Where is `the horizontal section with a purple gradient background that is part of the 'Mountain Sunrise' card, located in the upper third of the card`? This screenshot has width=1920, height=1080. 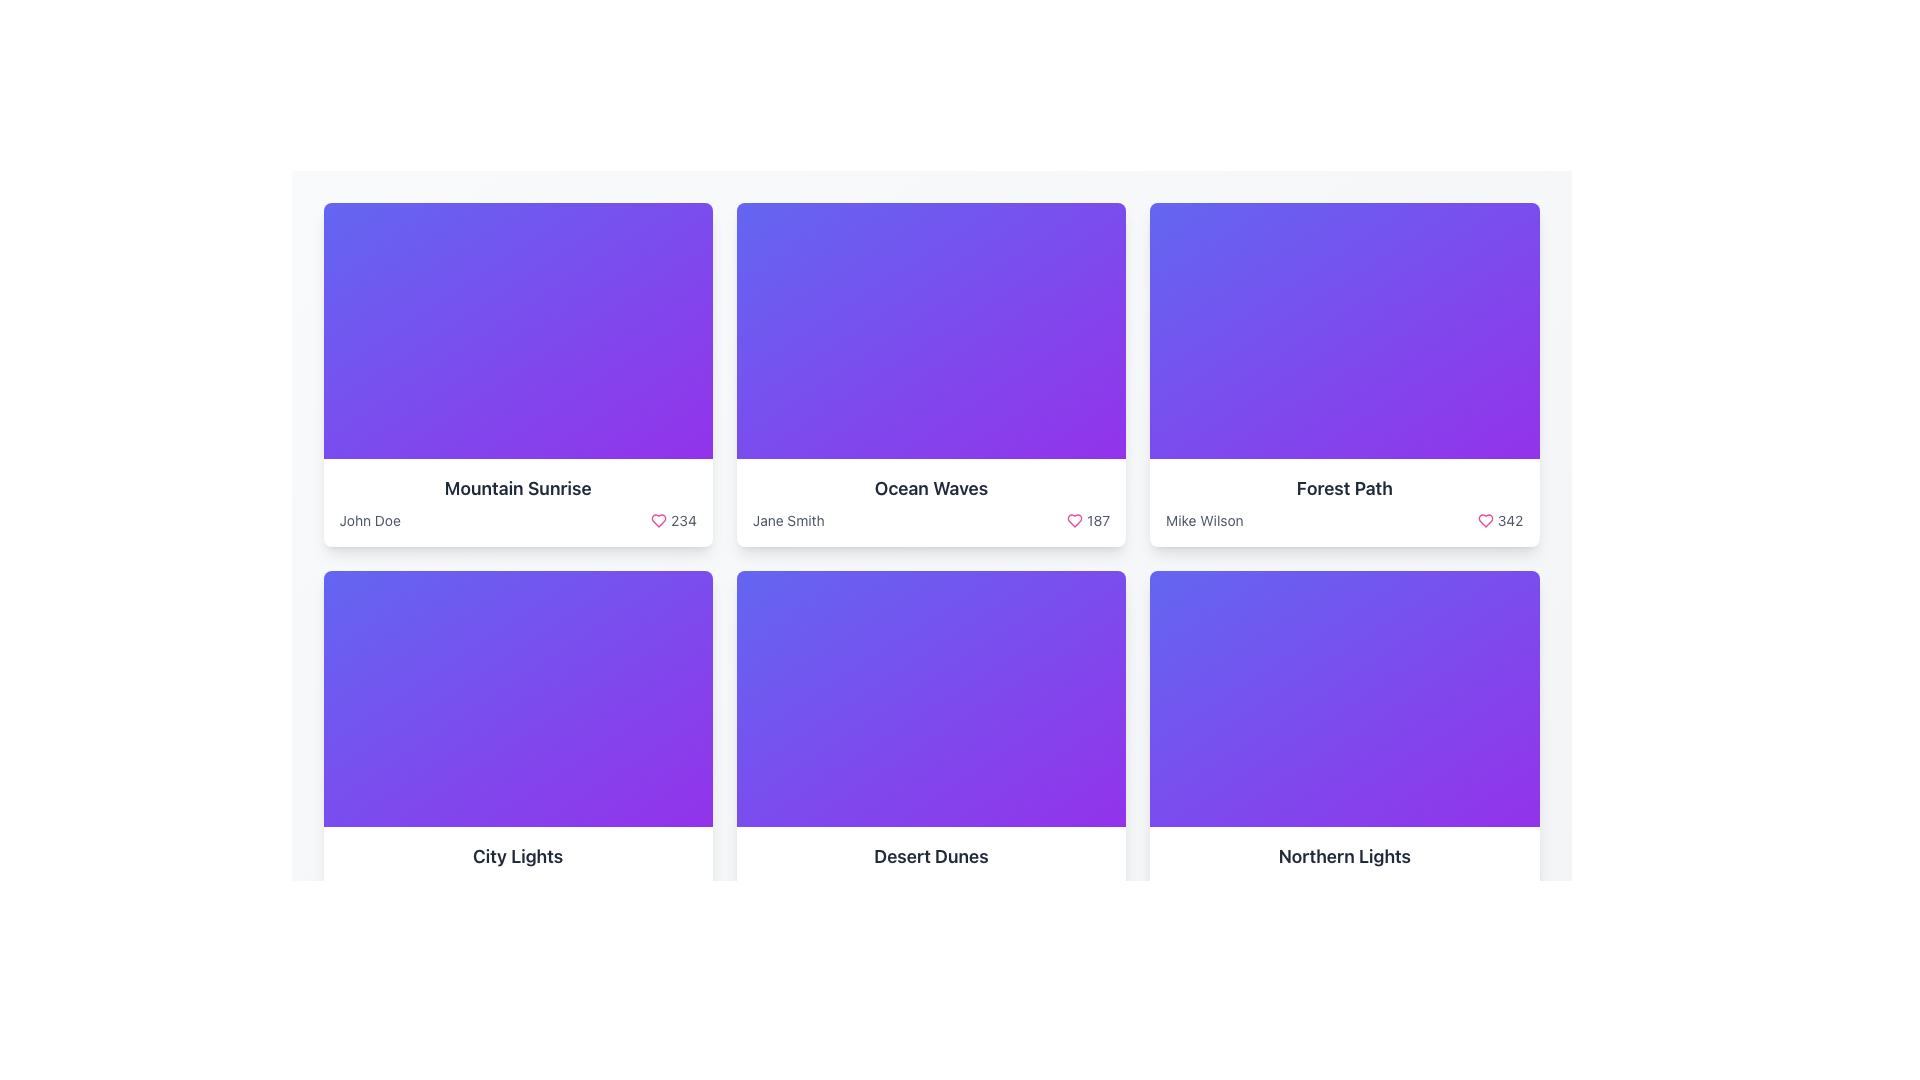 the horizontal section with a purple gradient background that is part of the 'Mountain Sunrise' card, located in the upper third of the card is located at coordinates (518, 390).